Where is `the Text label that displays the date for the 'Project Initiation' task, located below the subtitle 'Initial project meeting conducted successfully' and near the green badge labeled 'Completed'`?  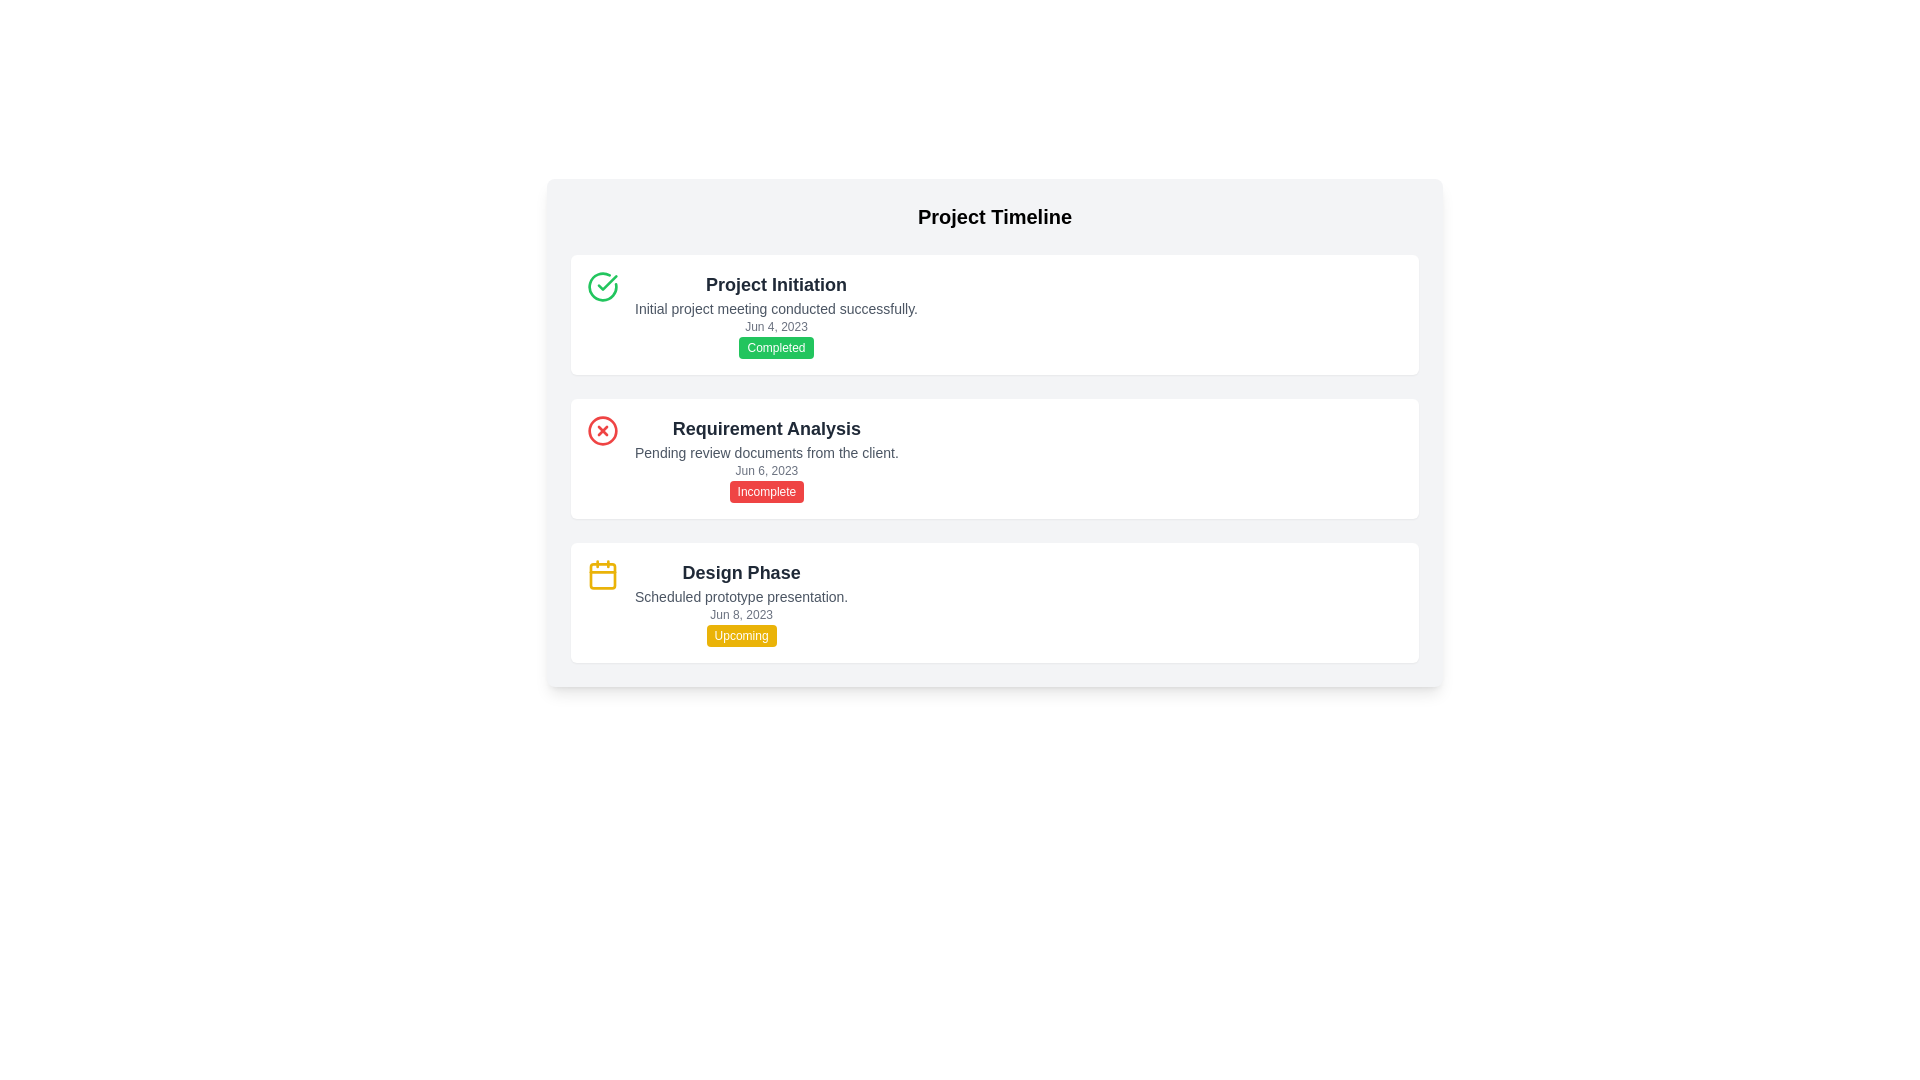 the Text label that displays the date for the 'Project Initiation' task, located below the subtitle 'Initial project meeting conducted successfully' and near the green badge labeled 'Completed' is located at coordinates (775, 326).